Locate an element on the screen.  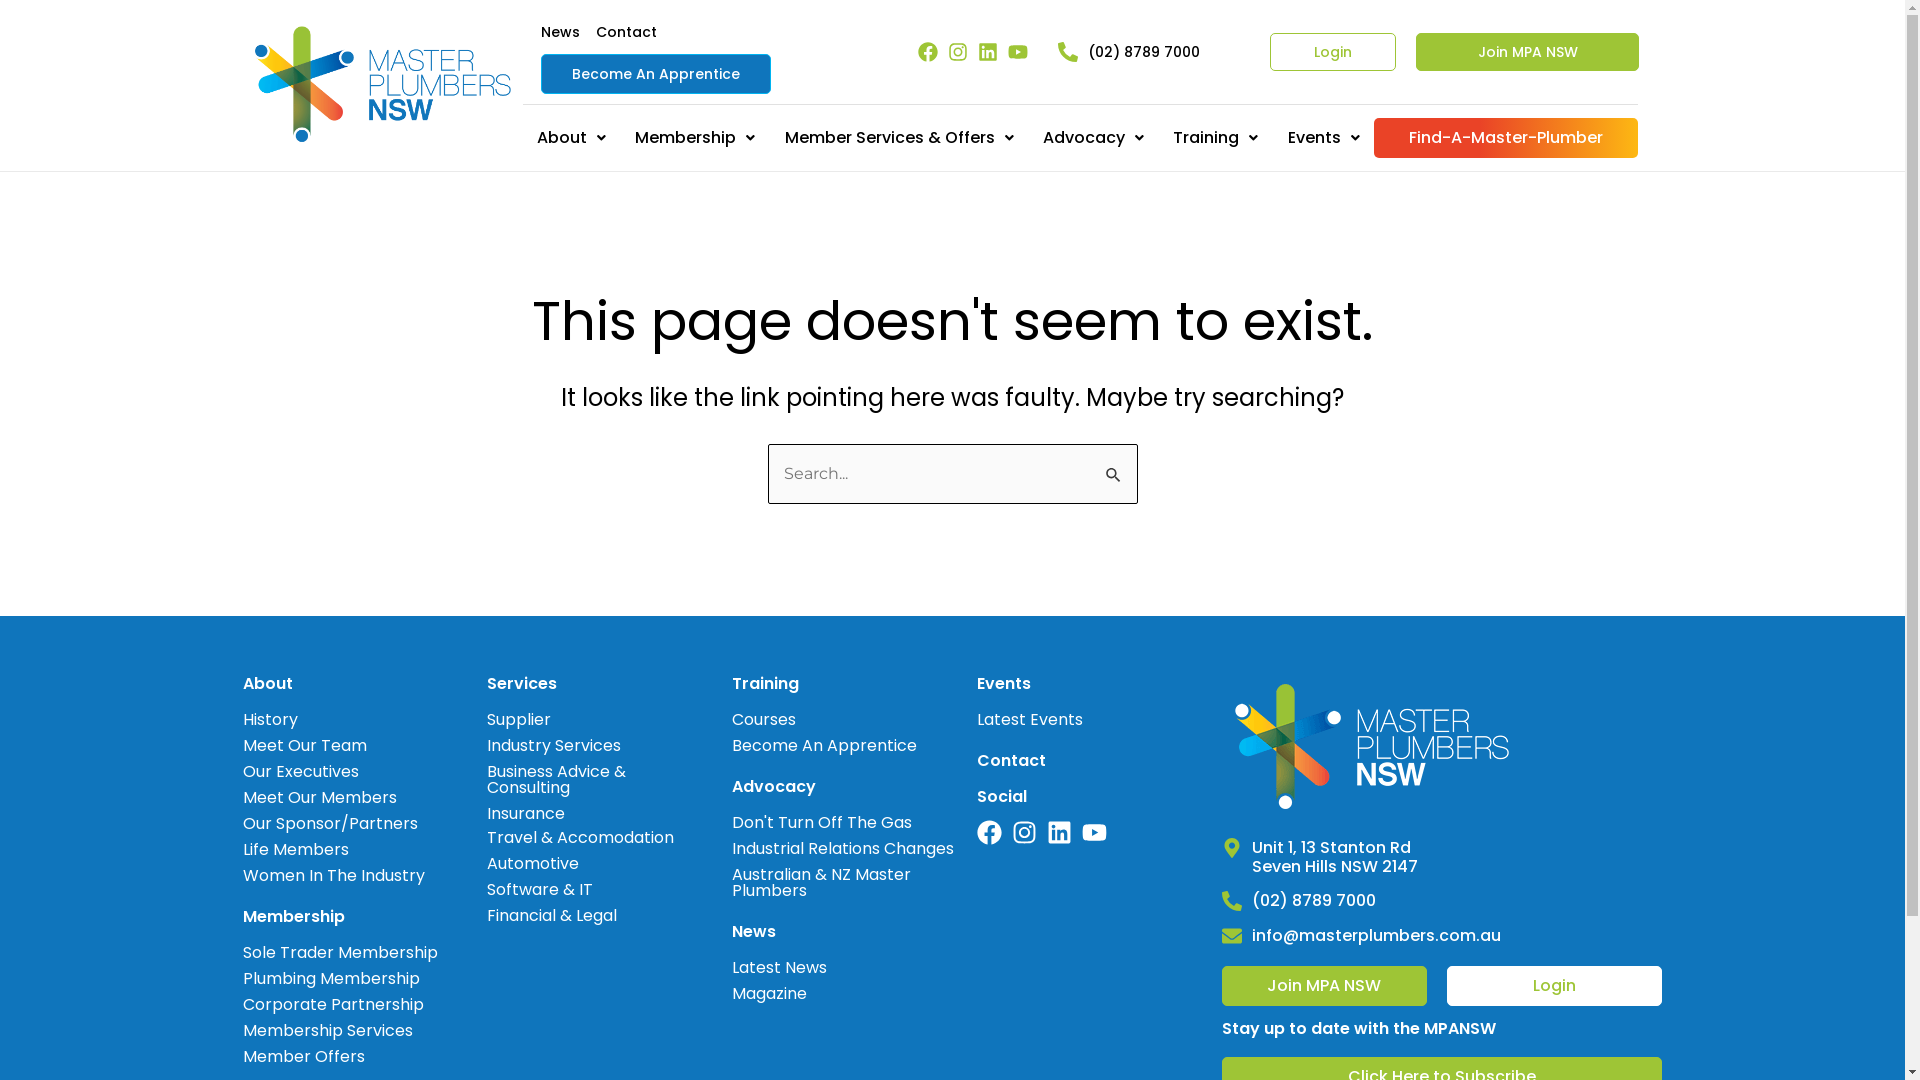
'Member Offers' is located at coordinates (339, 1055).